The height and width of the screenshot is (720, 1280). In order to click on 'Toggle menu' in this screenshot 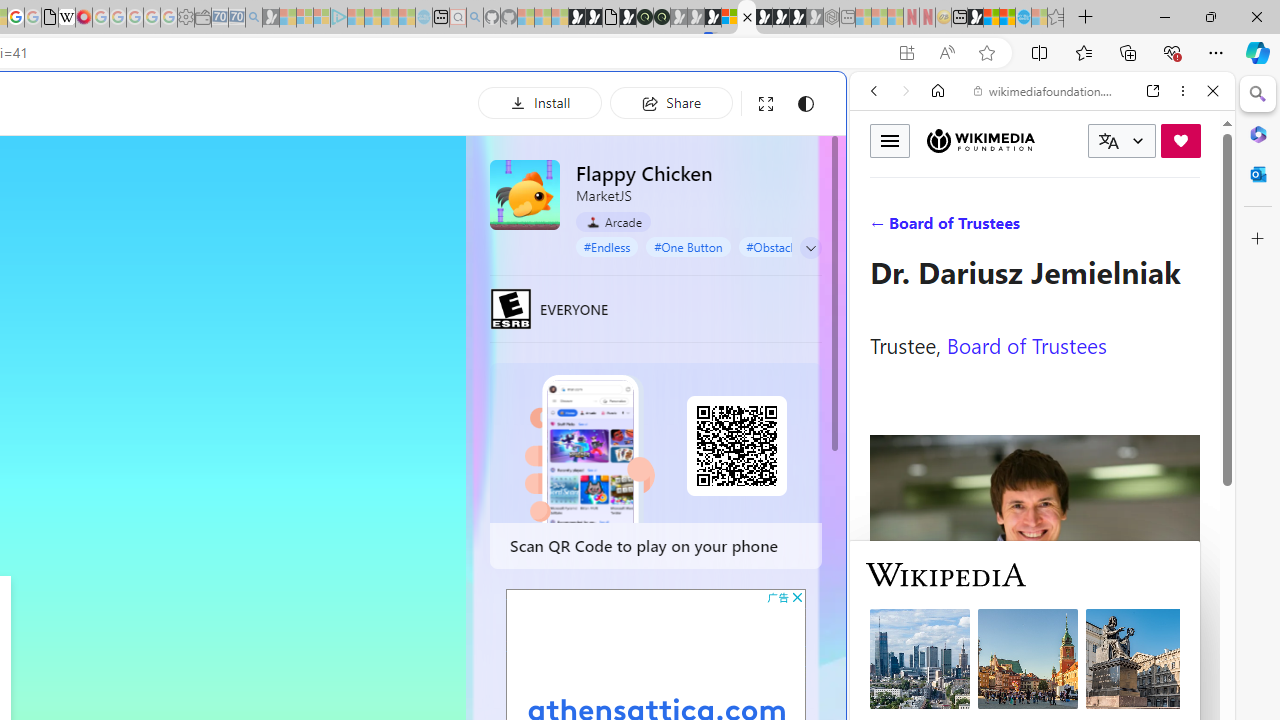, I will do `click(889, 139)`.